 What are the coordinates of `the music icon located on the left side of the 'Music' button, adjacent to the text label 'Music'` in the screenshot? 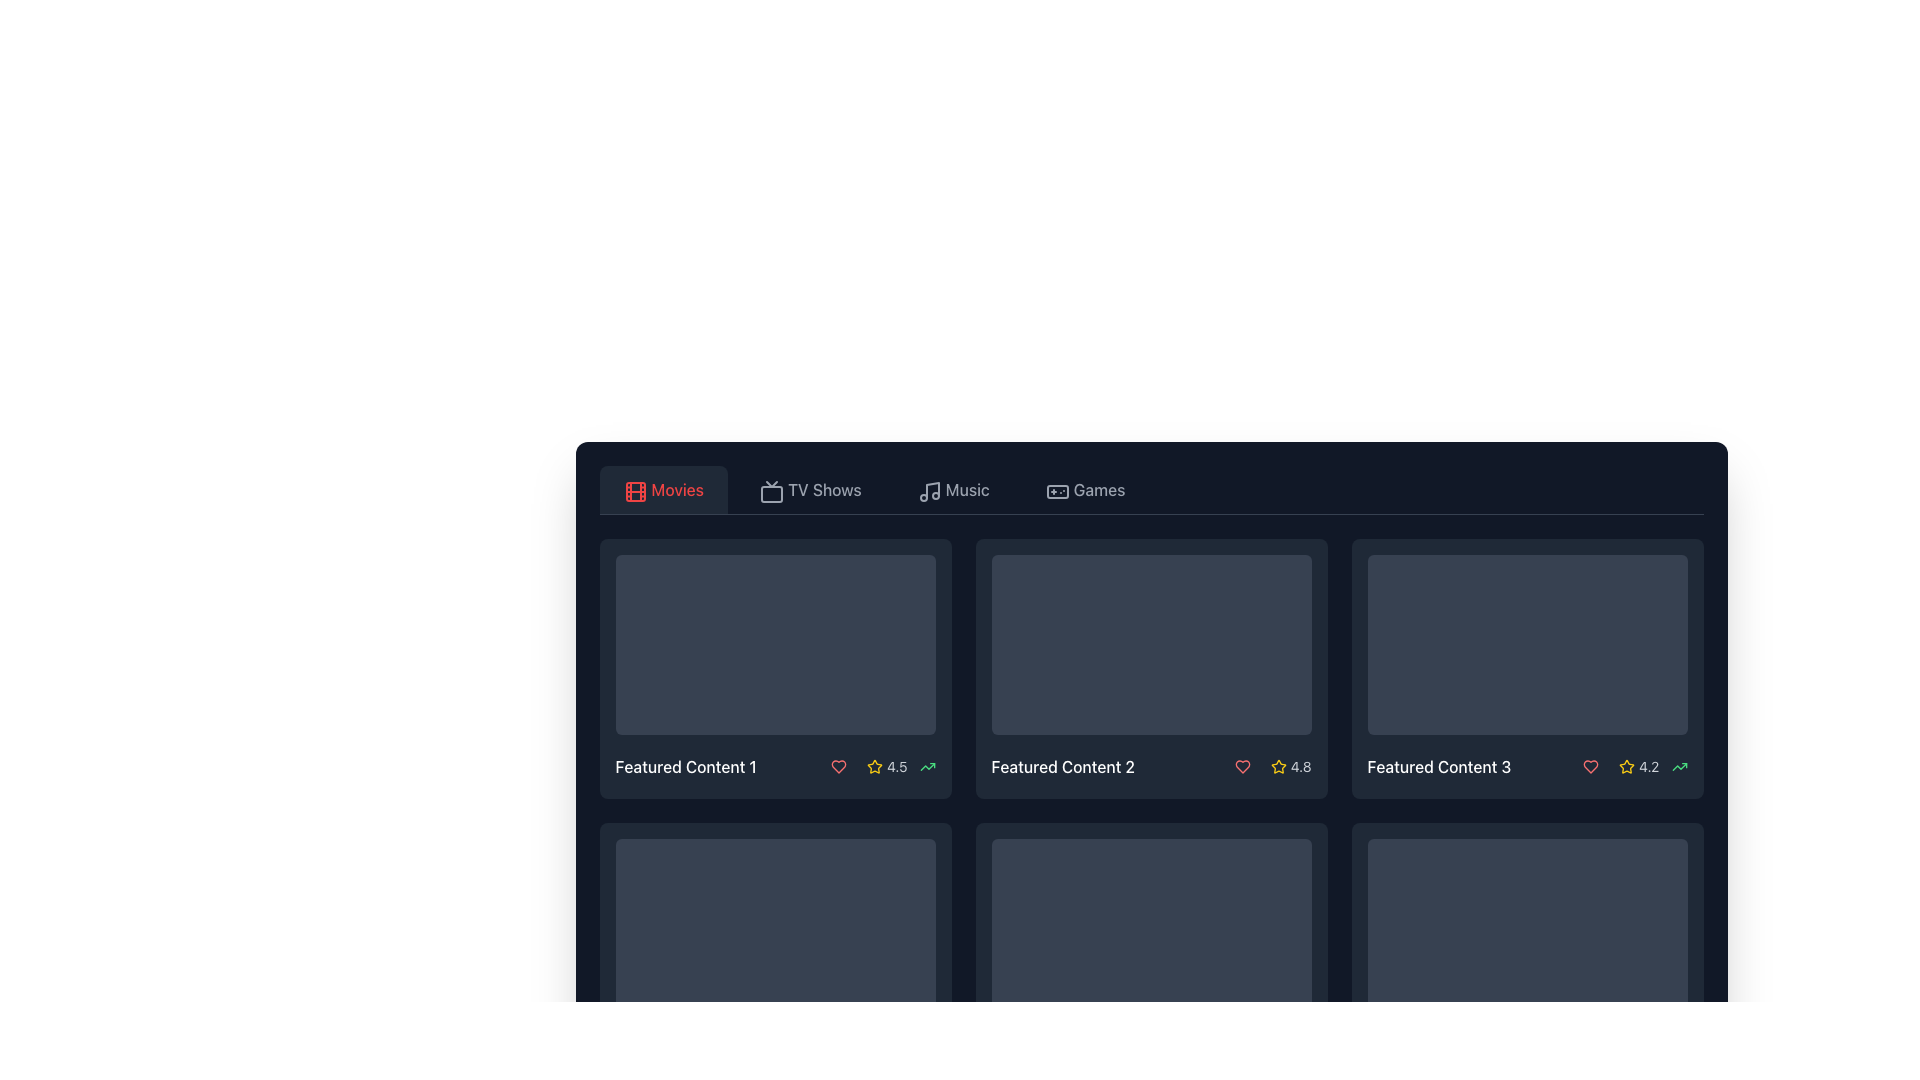 It's located at (926, 489).